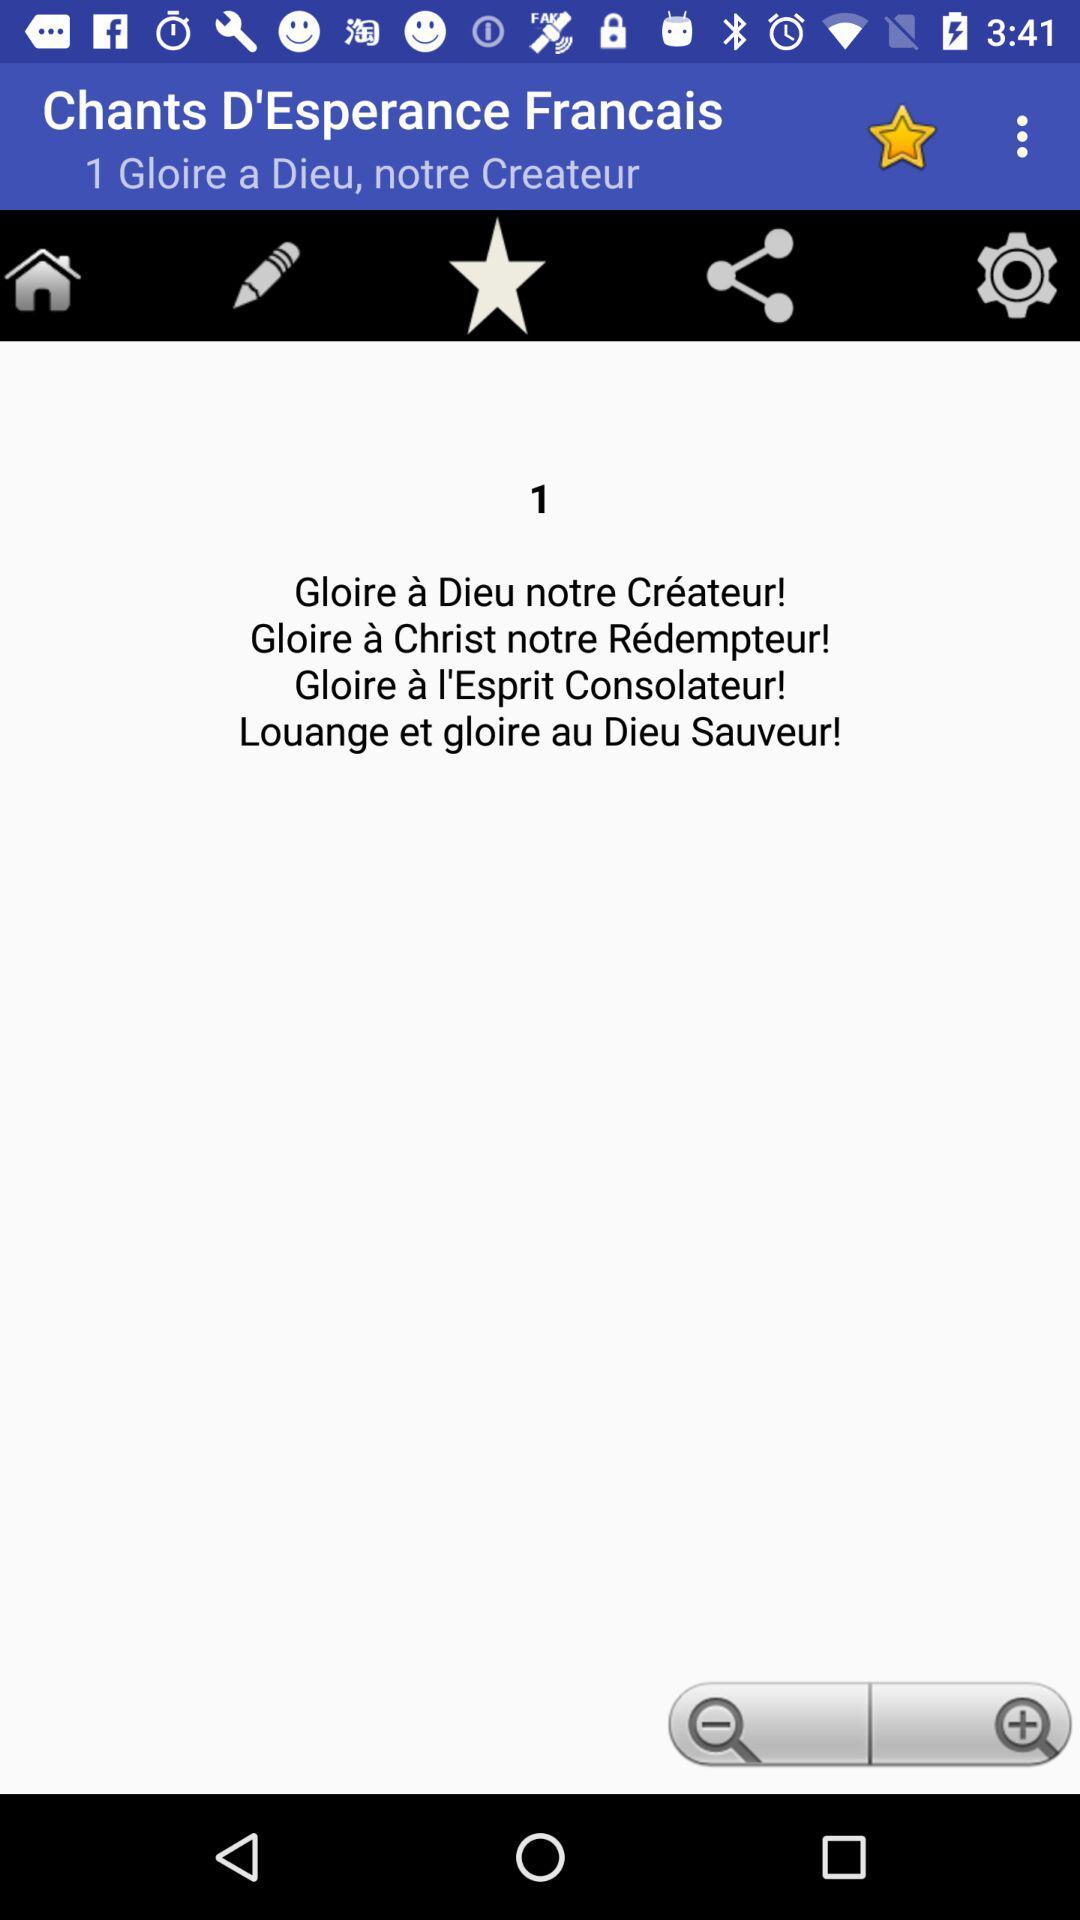 The height and width of the screenshot is (1920, 1080). Describe the element at coordinates (42, 274) in the screenshot. I see `home` at that location.